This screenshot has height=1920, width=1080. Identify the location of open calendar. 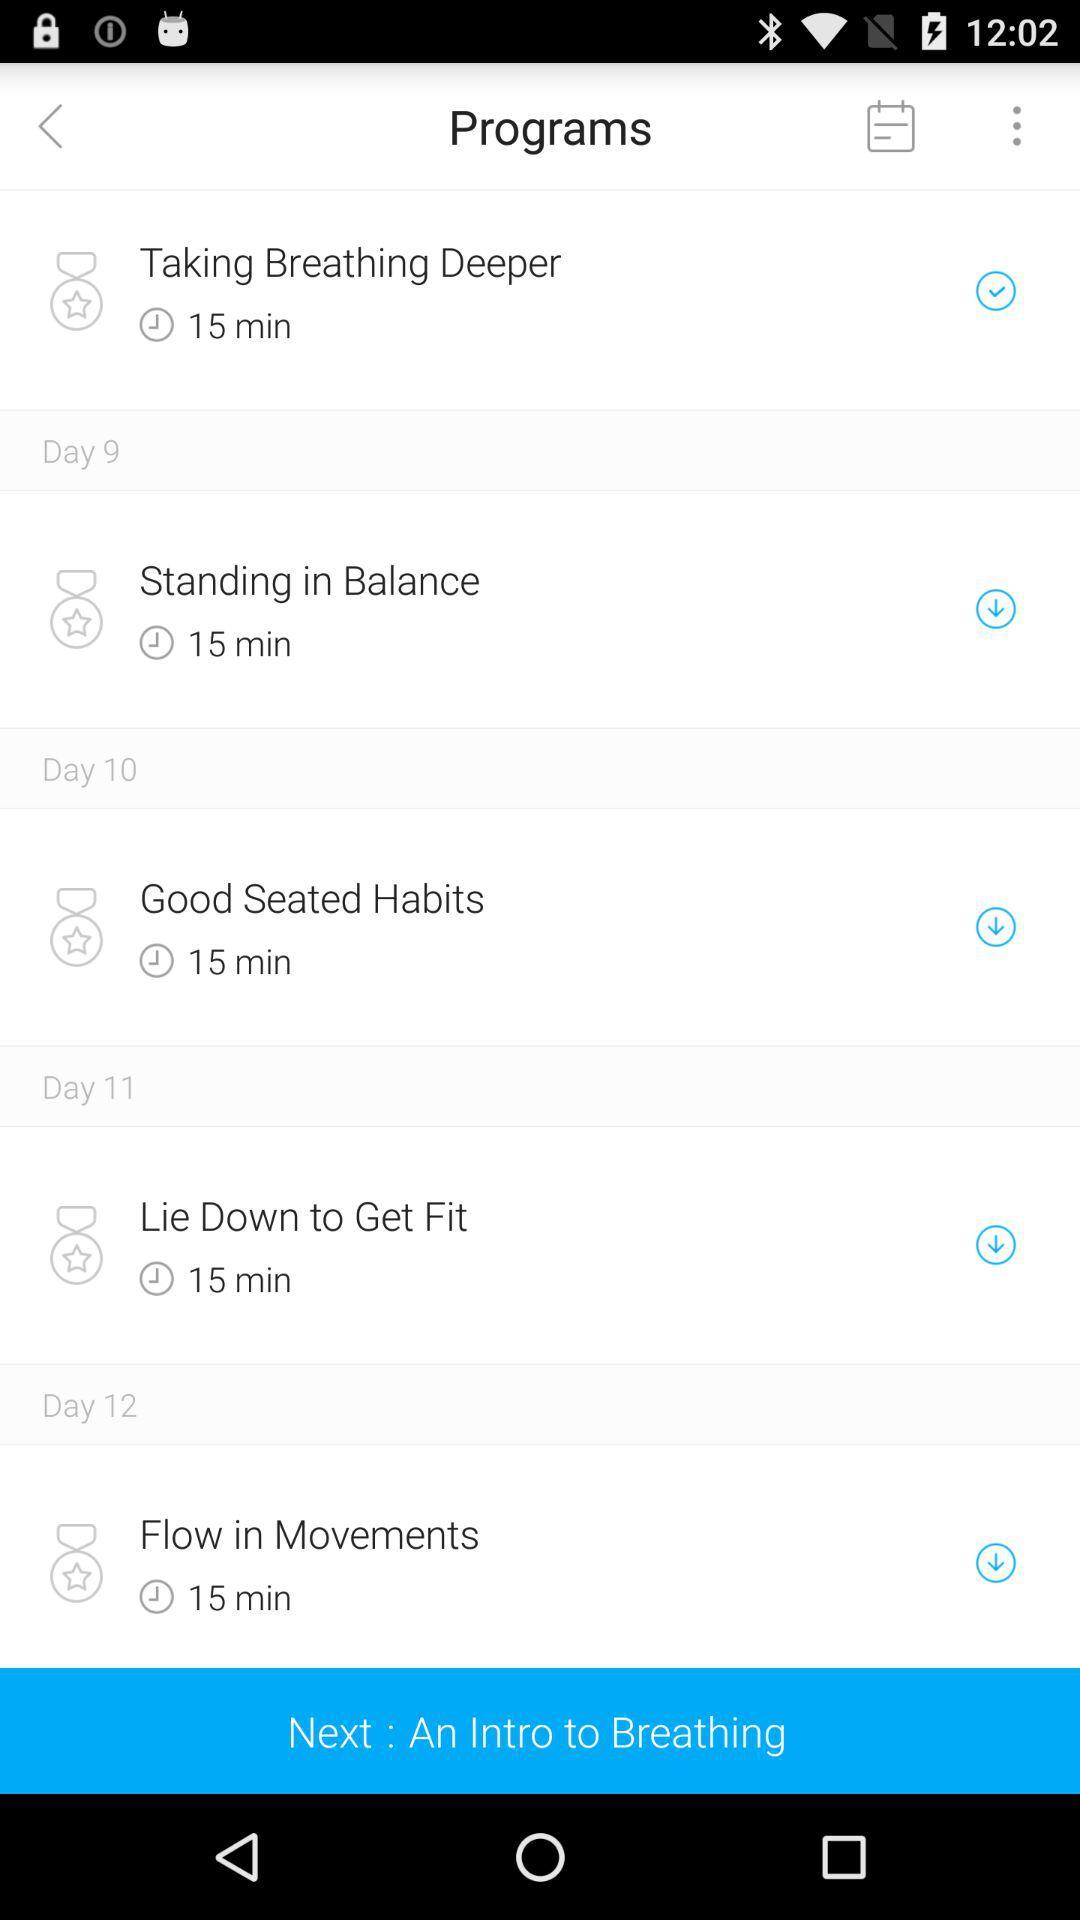
(890, 124).